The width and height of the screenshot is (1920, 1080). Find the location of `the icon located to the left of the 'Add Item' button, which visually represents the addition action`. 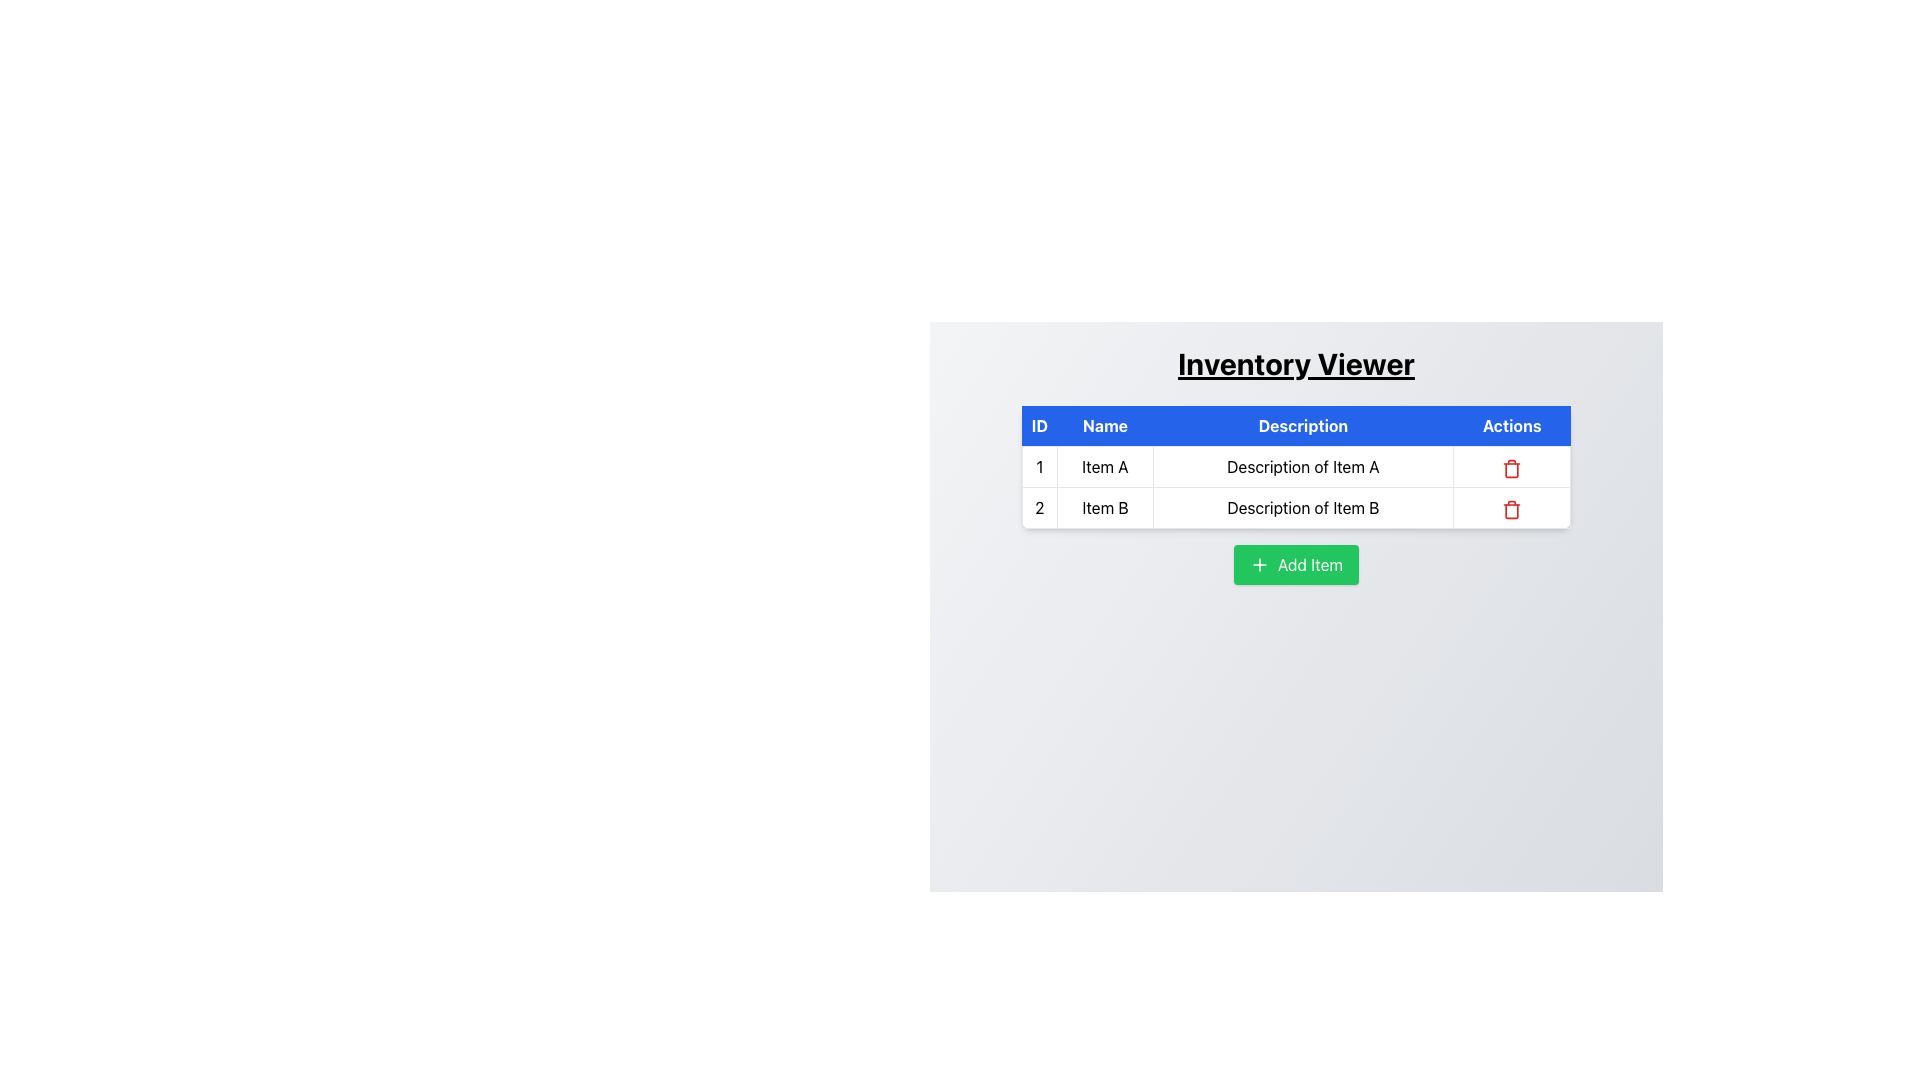

the icon located to the left of the 'Add Item' button, which visually represents the addition action is located at coordinates (1258, 564).